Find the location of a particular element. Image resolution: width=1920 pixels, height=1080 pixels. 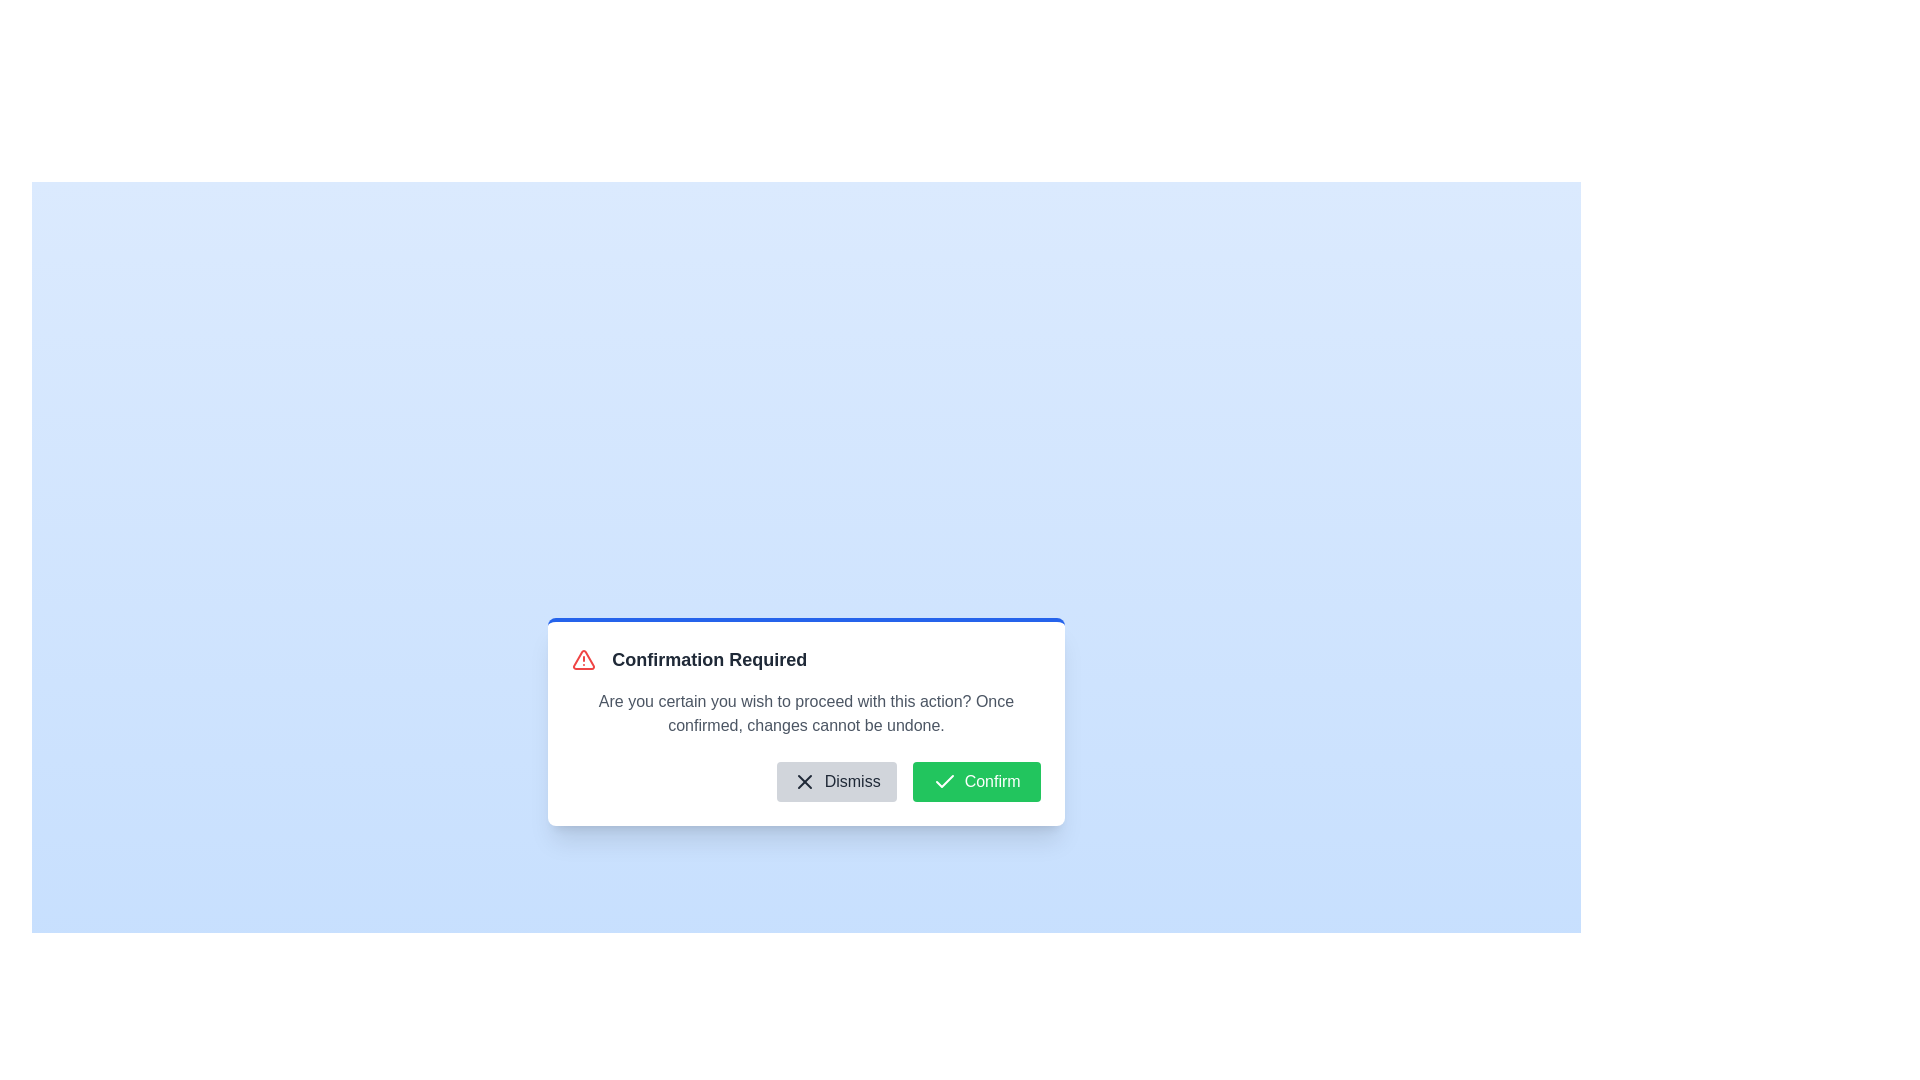

the 'Dismiss' button, which is a rectangular button with a light gray background and darker gray text, located in the footer section of the confirmation dialog box is located at coordinates (806, 781).